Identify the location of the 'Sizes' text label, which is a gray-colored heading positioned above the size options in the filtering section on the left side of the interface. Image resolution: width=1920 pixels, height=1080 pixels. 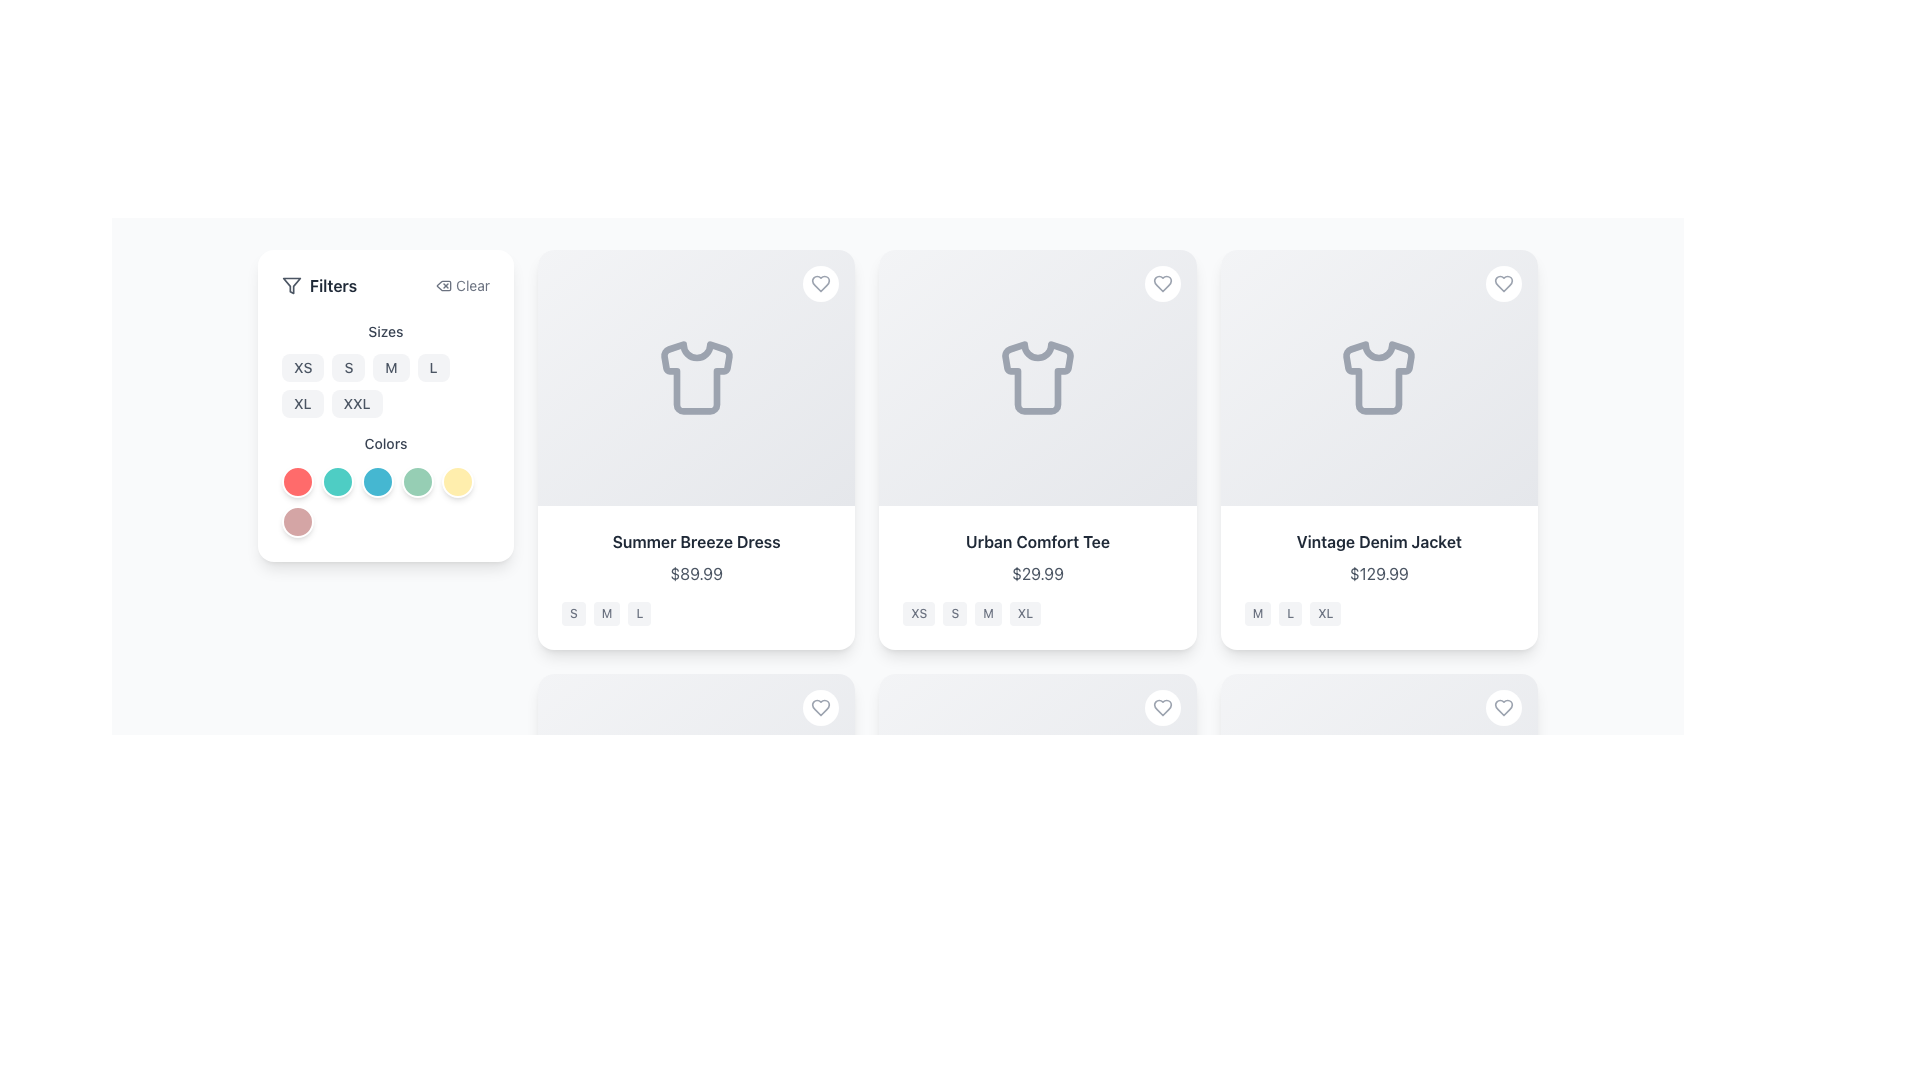
(385, 330).